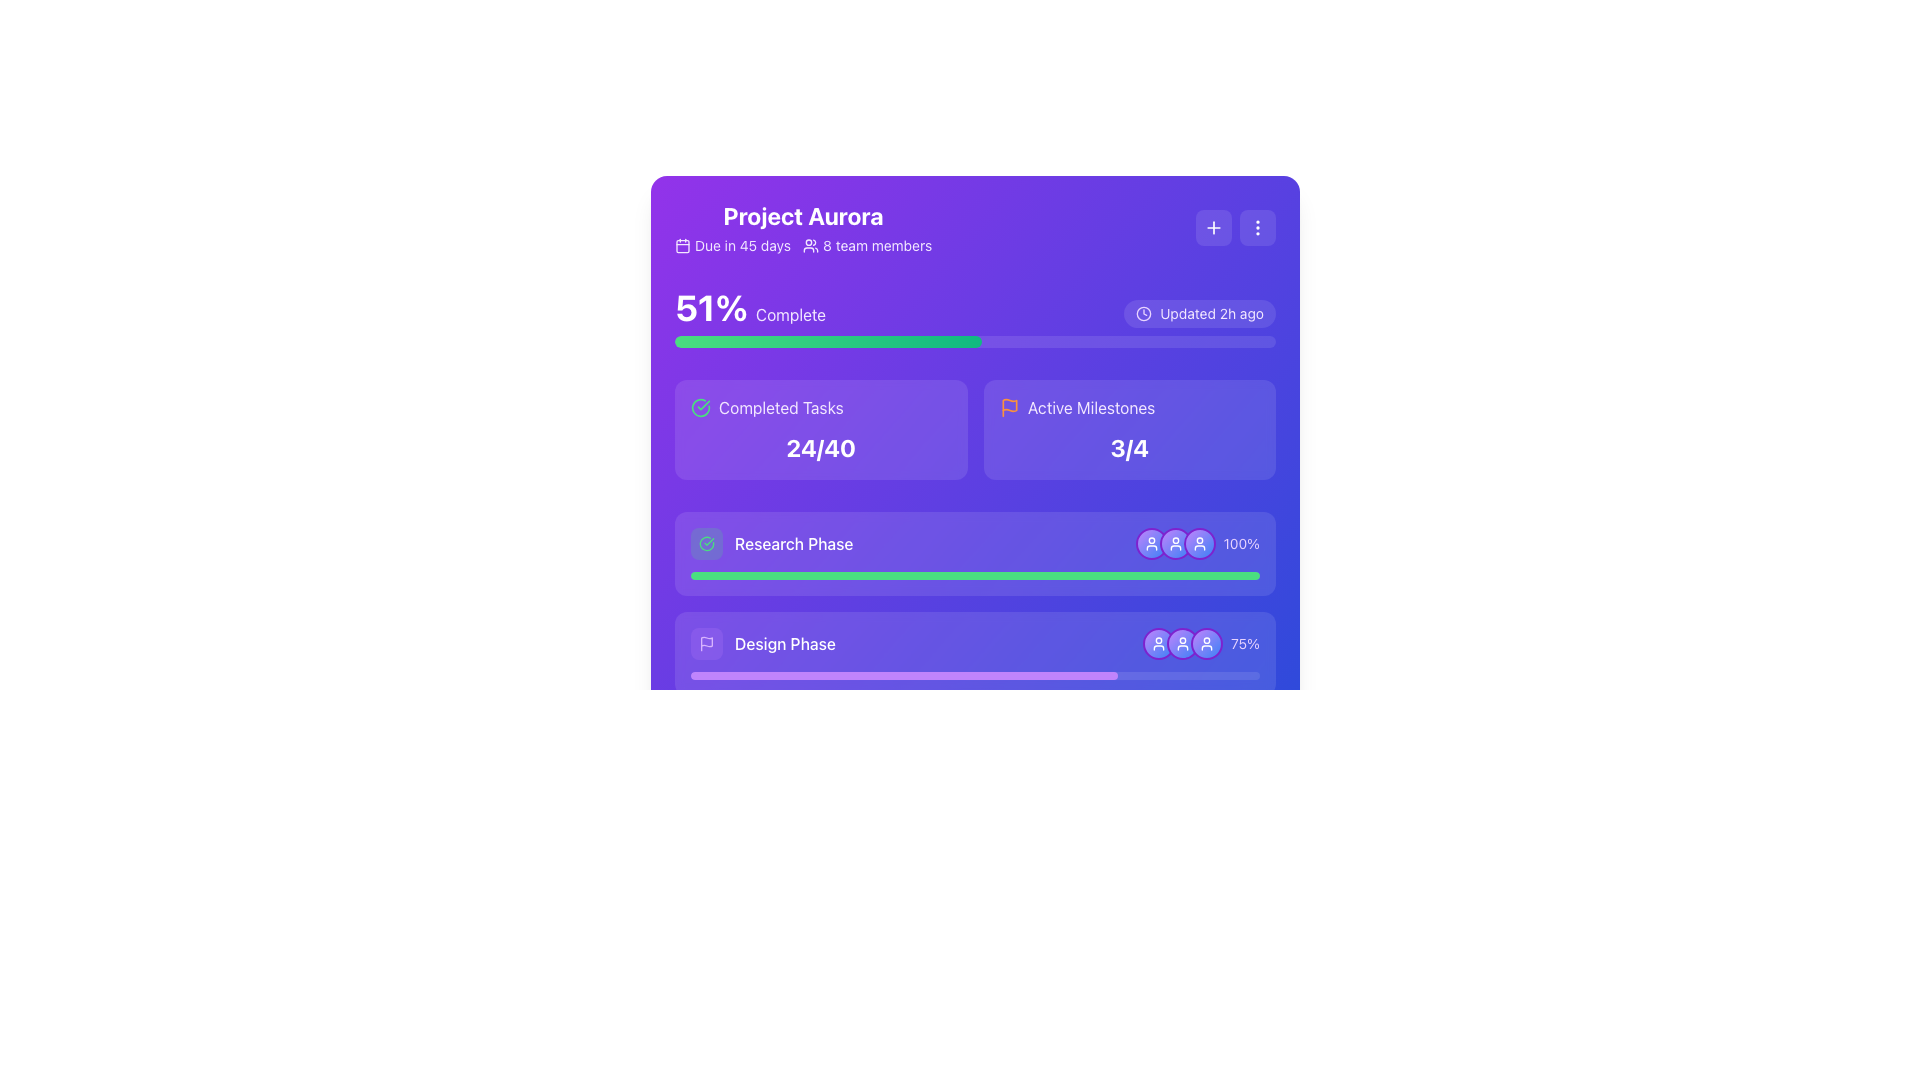 The image size is (1920, 1080). Describe the element at coordinates (706, 543) in the screenshot. I see `CSS properties of the green circular icon with a checkmark inside, located at the beginning of the 'Research Phase' section in the UI` at that location.